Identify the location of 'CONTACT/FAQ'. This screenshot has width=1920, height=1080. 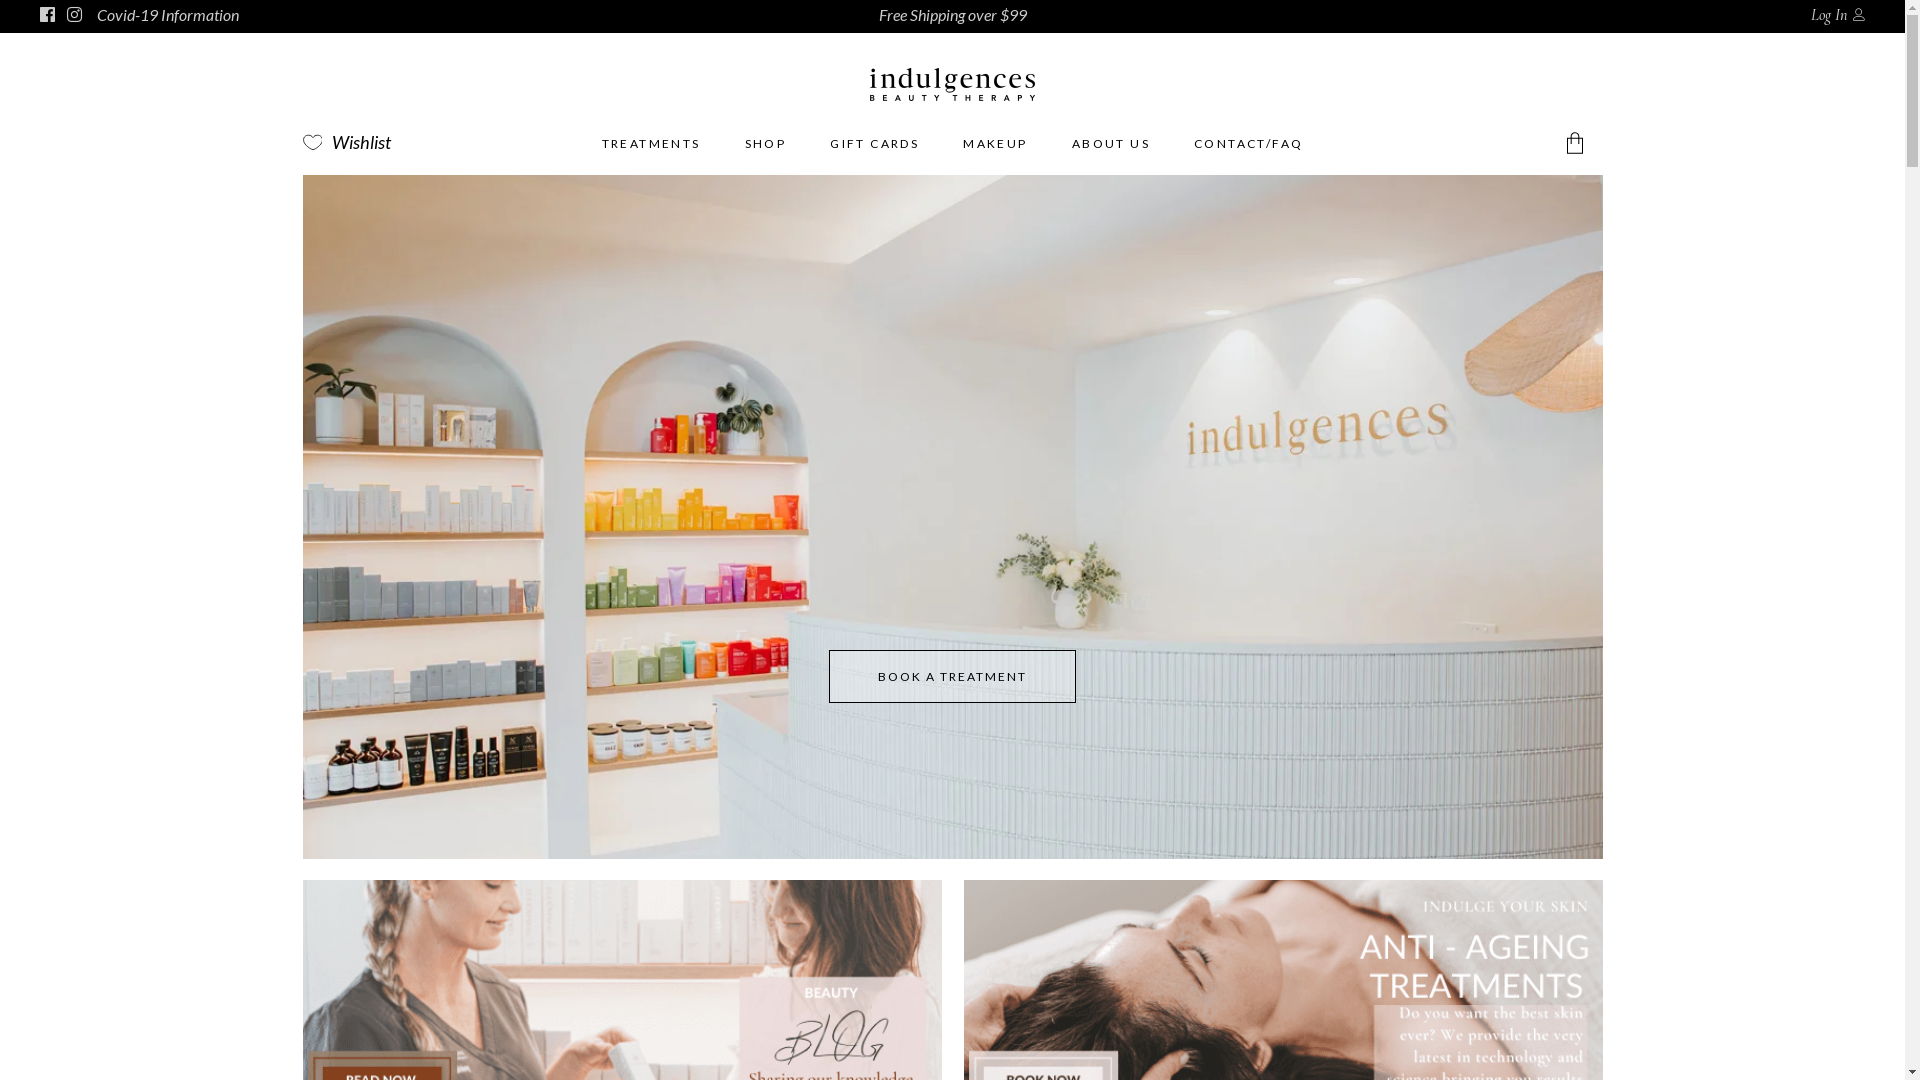
(1247, 142).